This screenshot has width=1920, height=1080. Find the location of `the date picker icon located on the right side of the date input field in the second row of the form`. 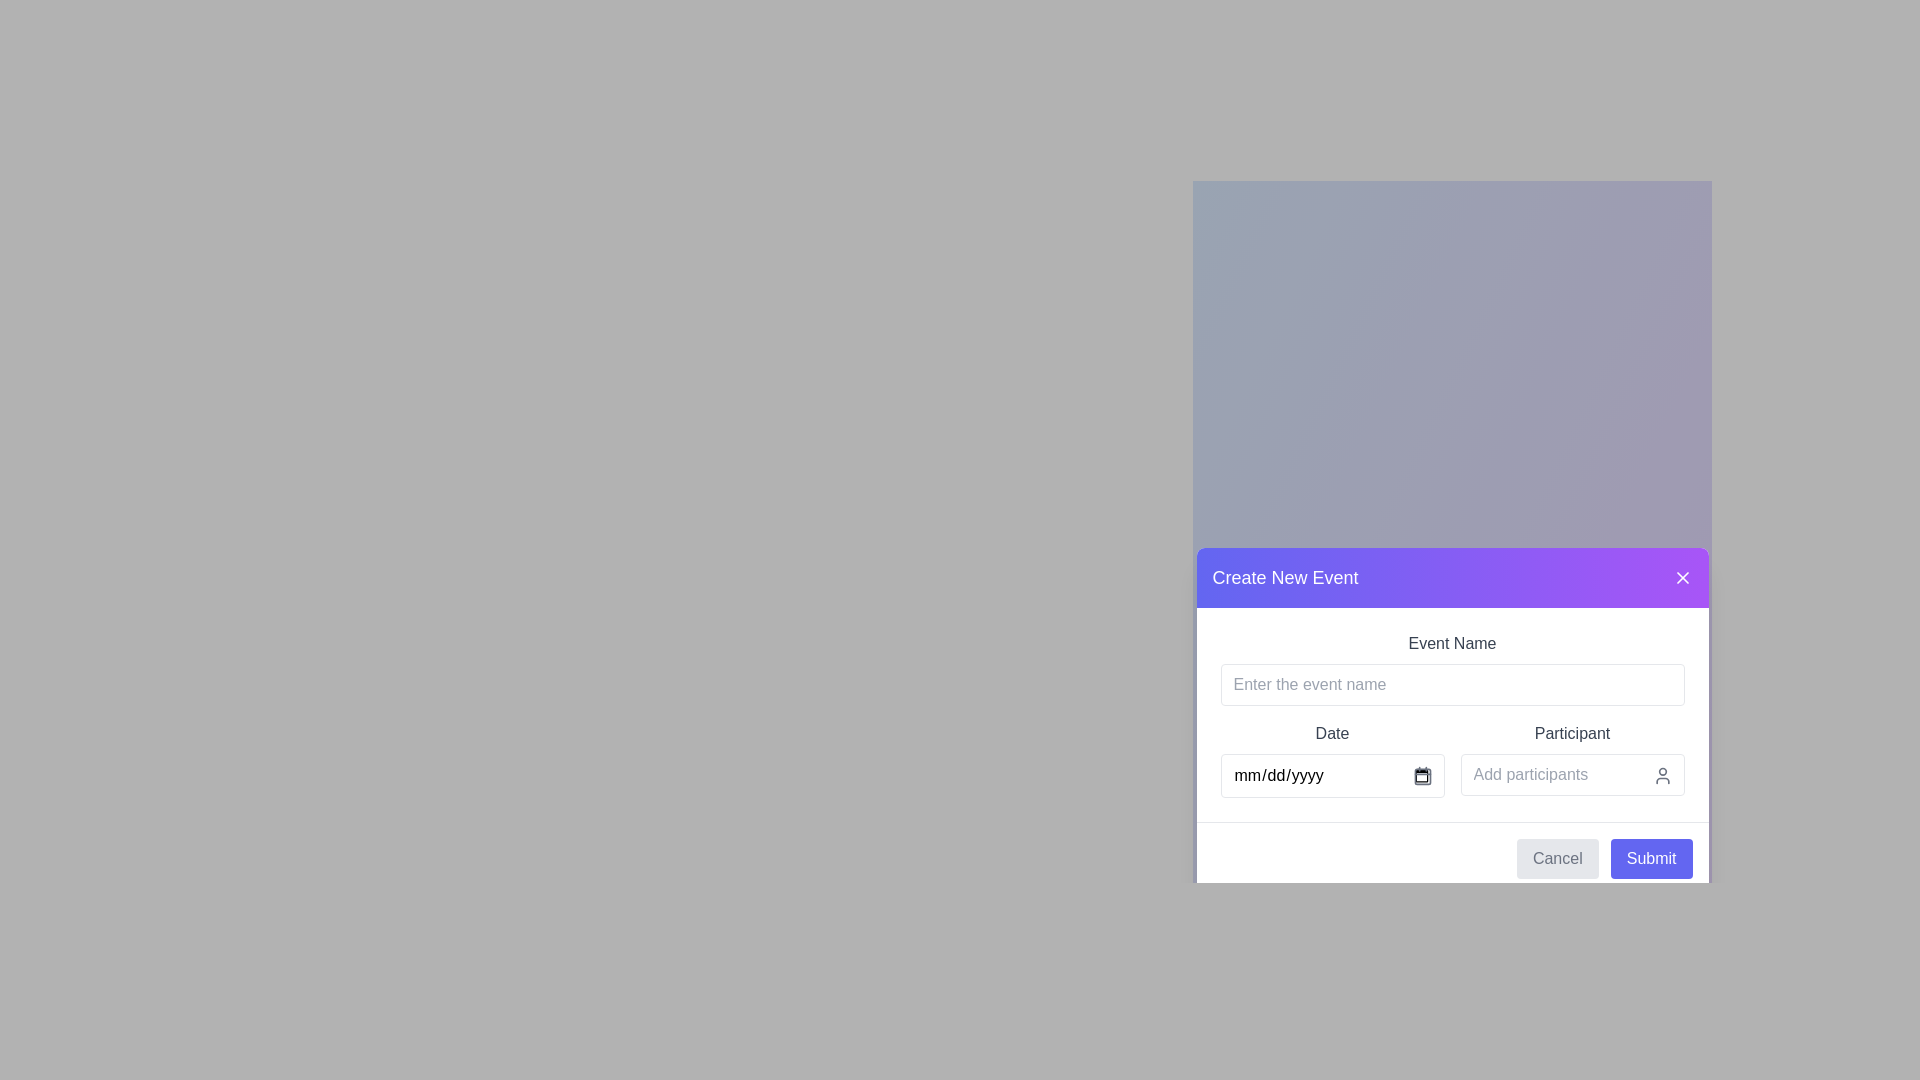

the date picker icon located on the right side of the date input field in the second row of the form is located at coordinates (1421, 774).